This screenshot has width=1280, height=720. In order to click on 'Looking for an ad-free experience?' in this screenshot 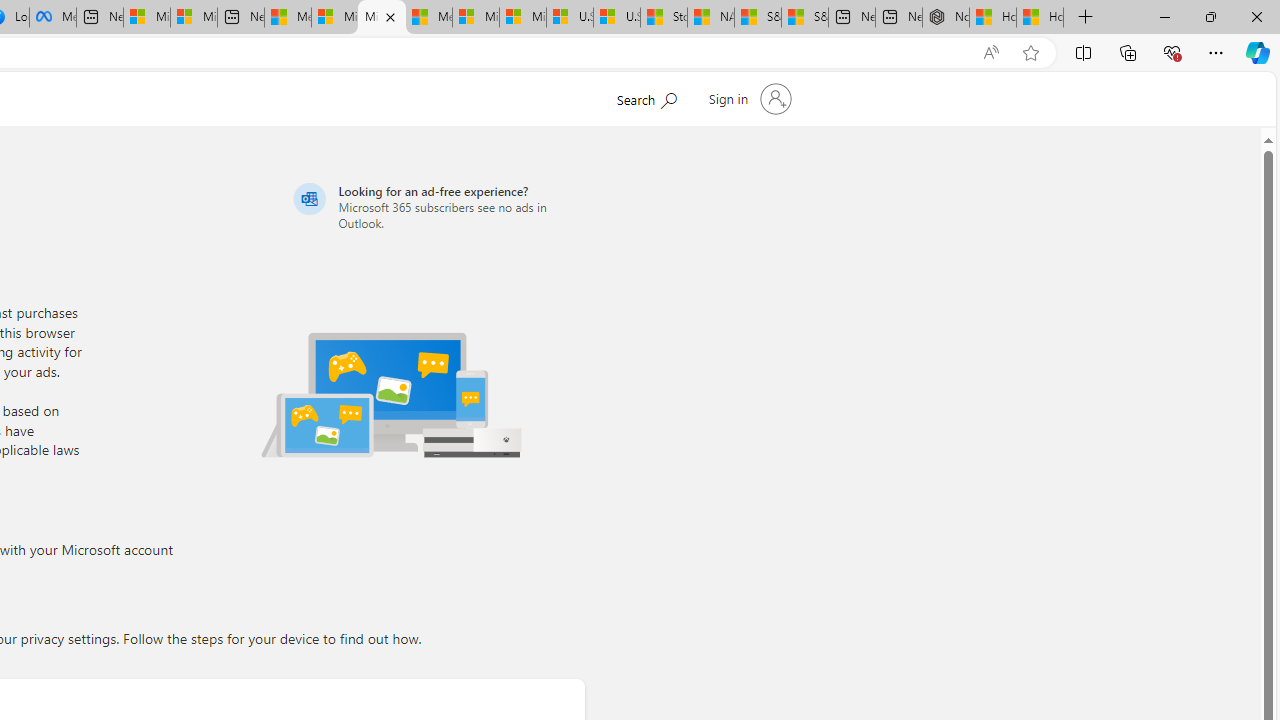, I will do `click(435, 206)`.